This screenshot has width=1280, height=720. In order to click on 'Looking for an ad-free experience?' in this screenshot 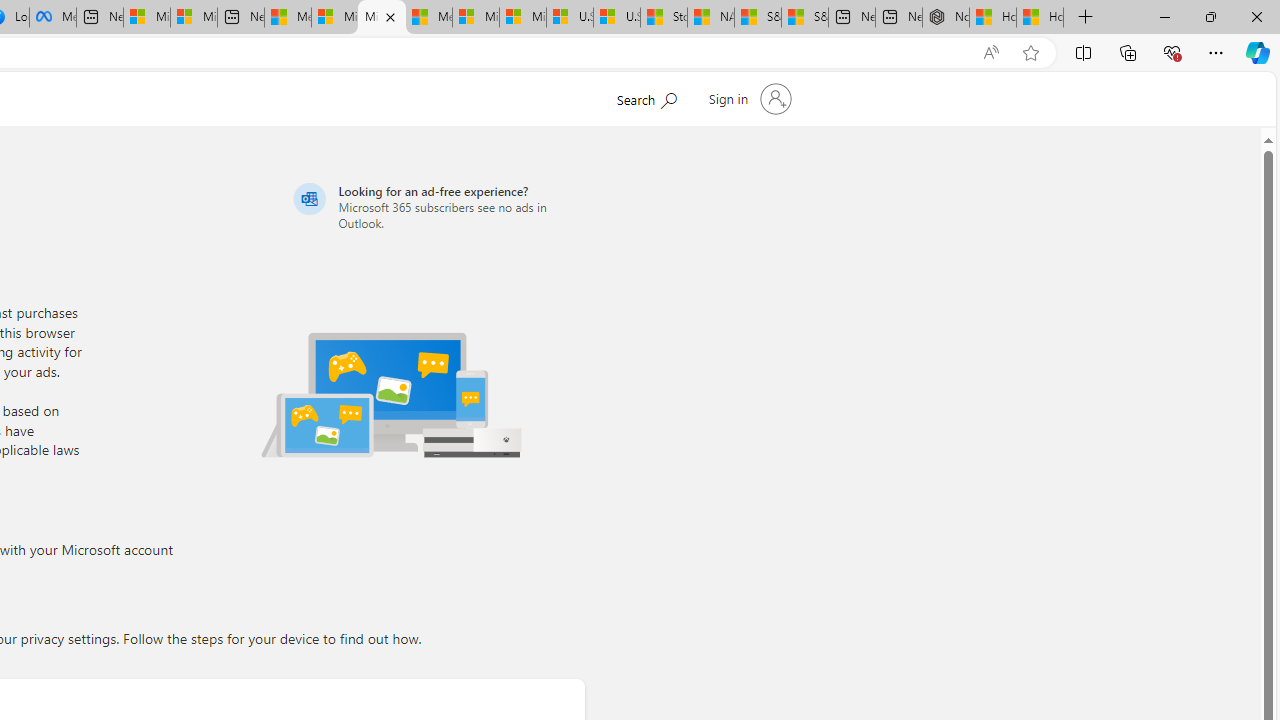, I will do `click(435, 206)`.